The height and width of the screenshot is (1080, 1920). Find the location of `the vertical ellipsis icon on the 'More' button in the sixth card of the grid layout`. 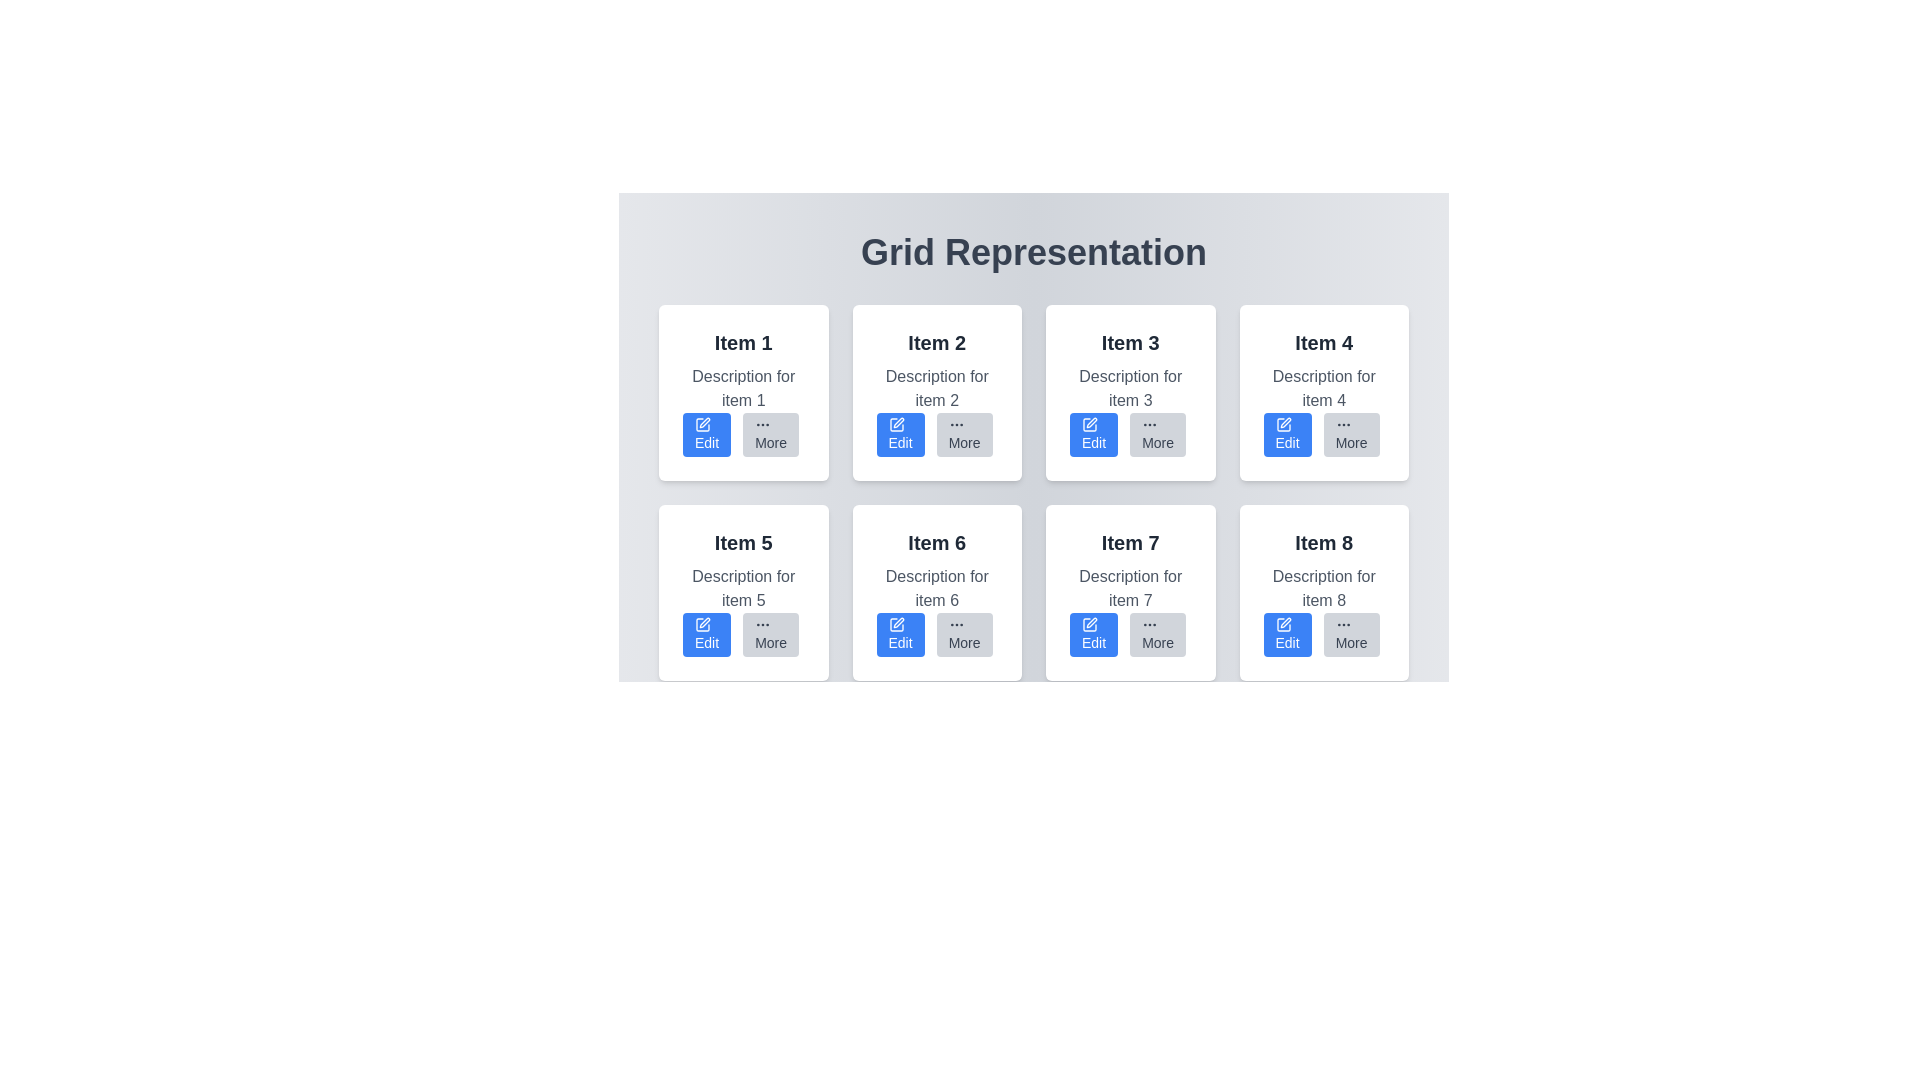

the vertical ellipsis icon on the 'More' button in the sixth card of the grid layout is located at coordinates (762, 623).